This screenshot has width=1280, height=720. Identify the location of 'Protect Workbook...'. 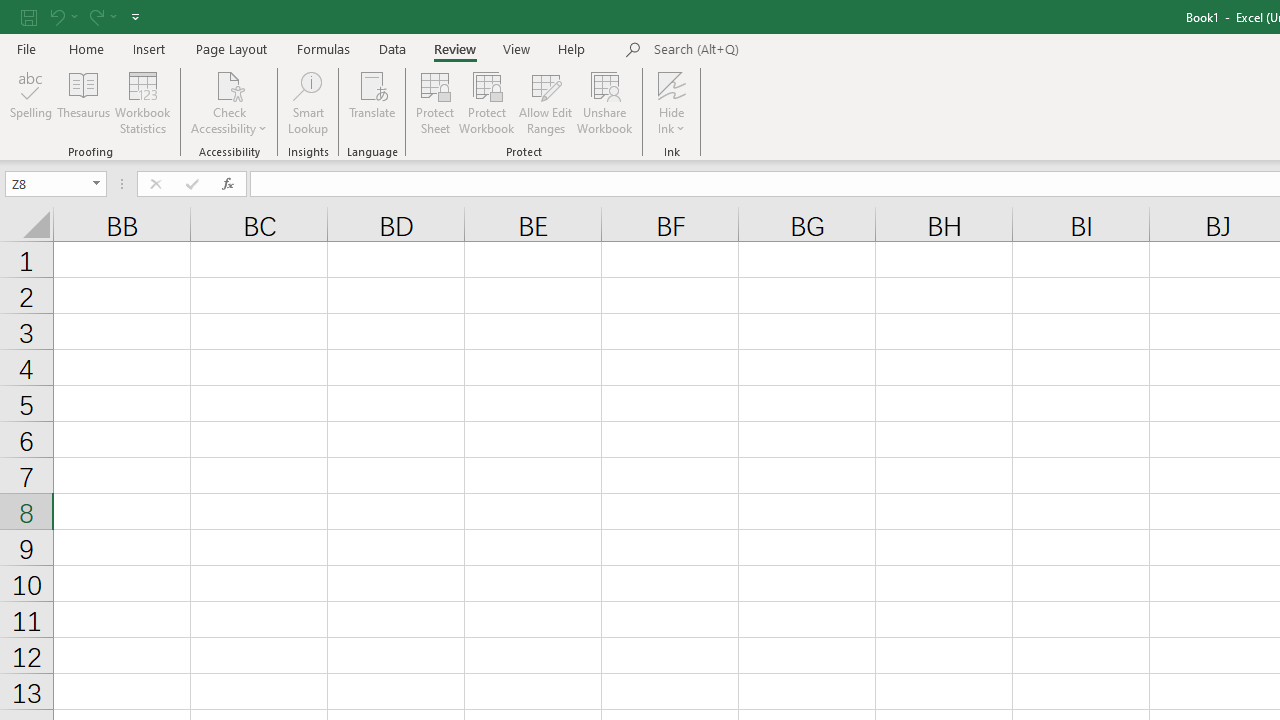
(487, 103).